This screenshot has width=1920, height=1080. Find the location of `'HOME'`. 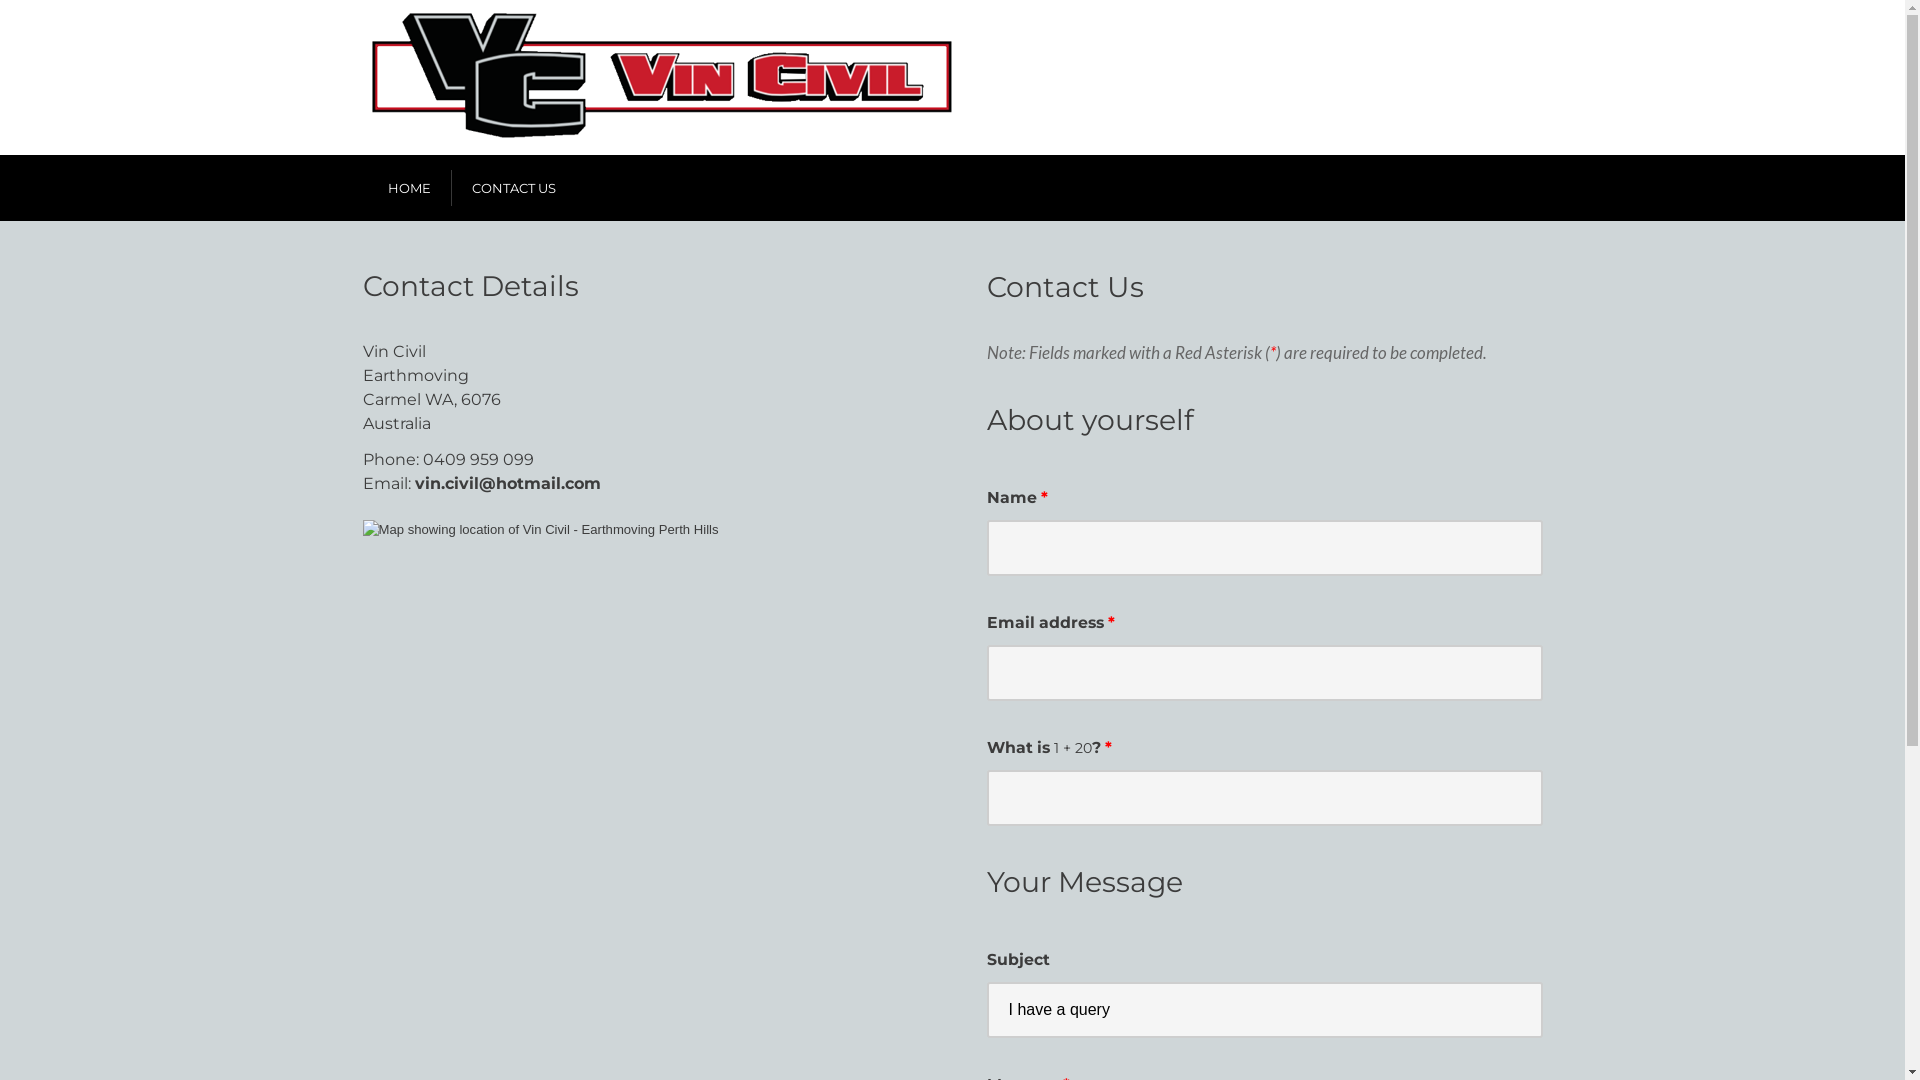

'HOME' is located at coordinates (408, 188).